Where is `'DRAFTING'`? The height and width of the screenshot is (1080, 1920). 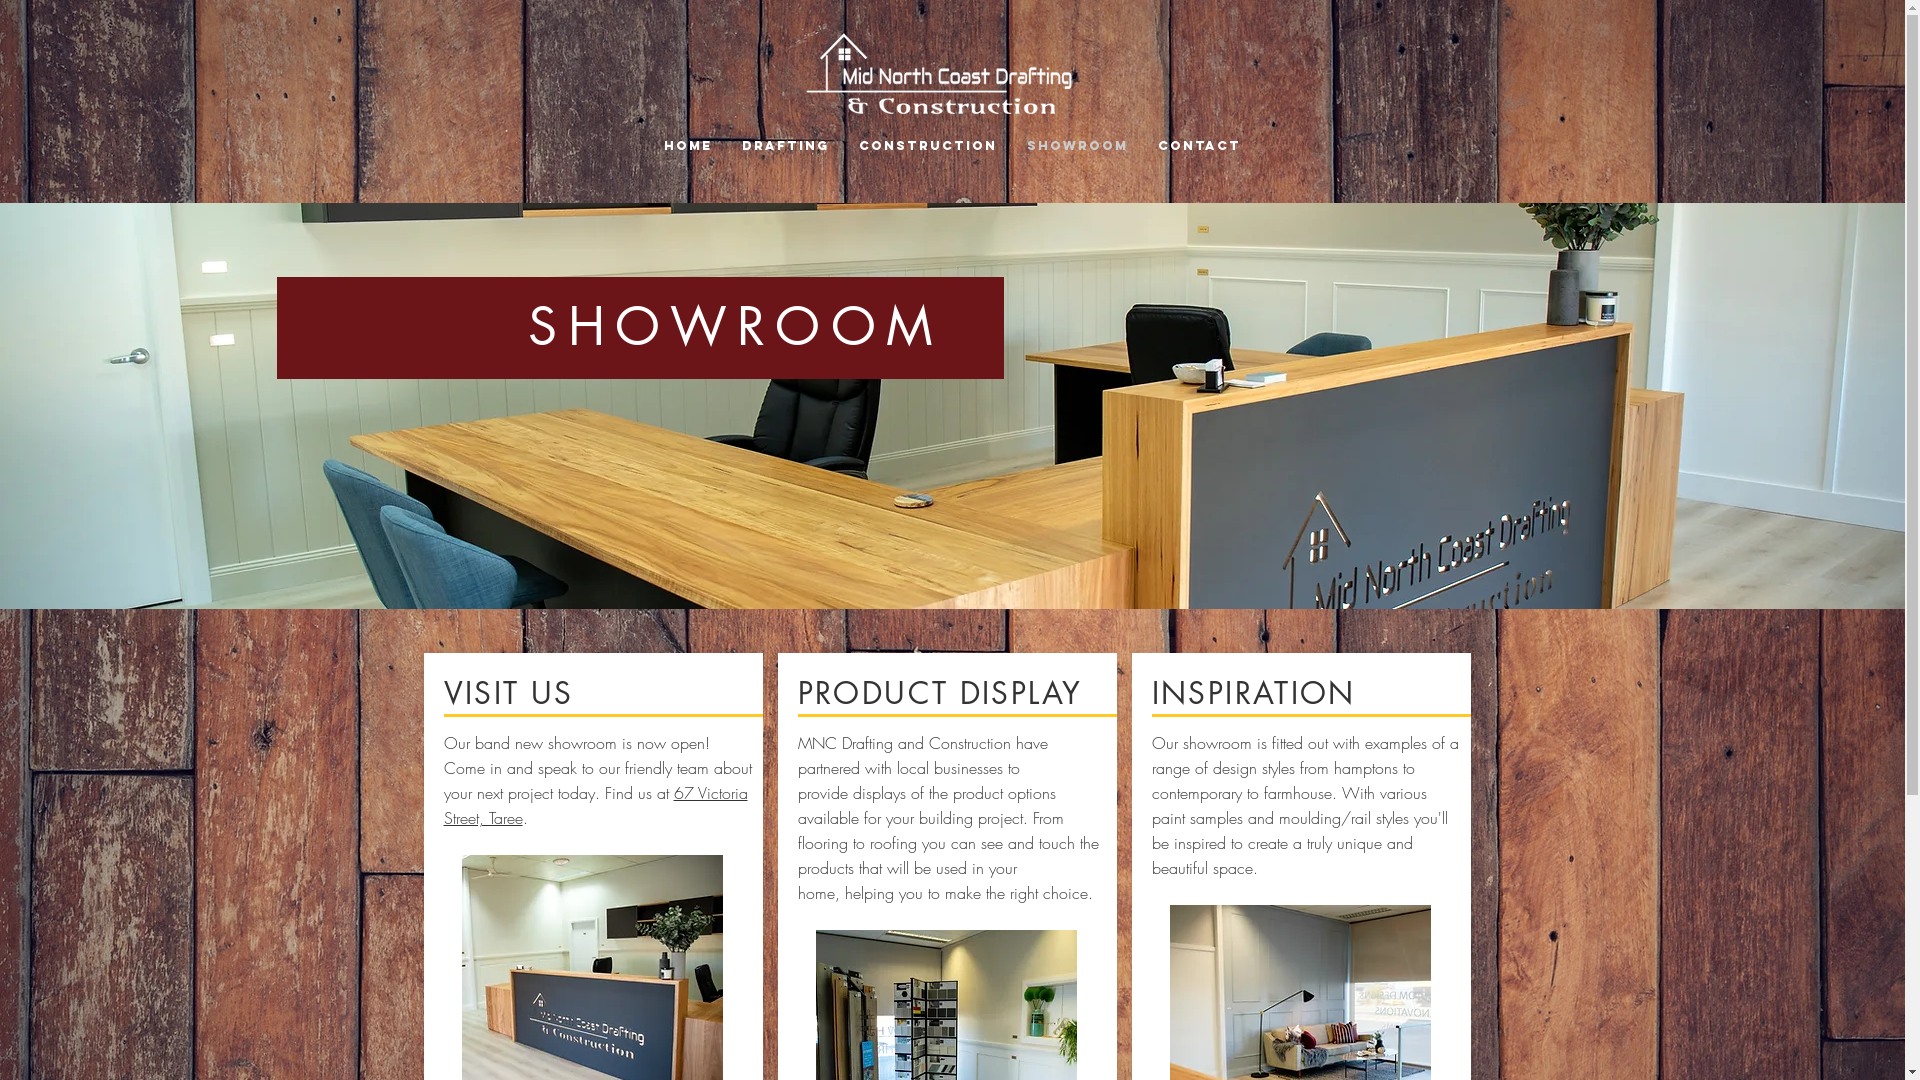
'DRAFTING' is located at coordinates (784, 142).